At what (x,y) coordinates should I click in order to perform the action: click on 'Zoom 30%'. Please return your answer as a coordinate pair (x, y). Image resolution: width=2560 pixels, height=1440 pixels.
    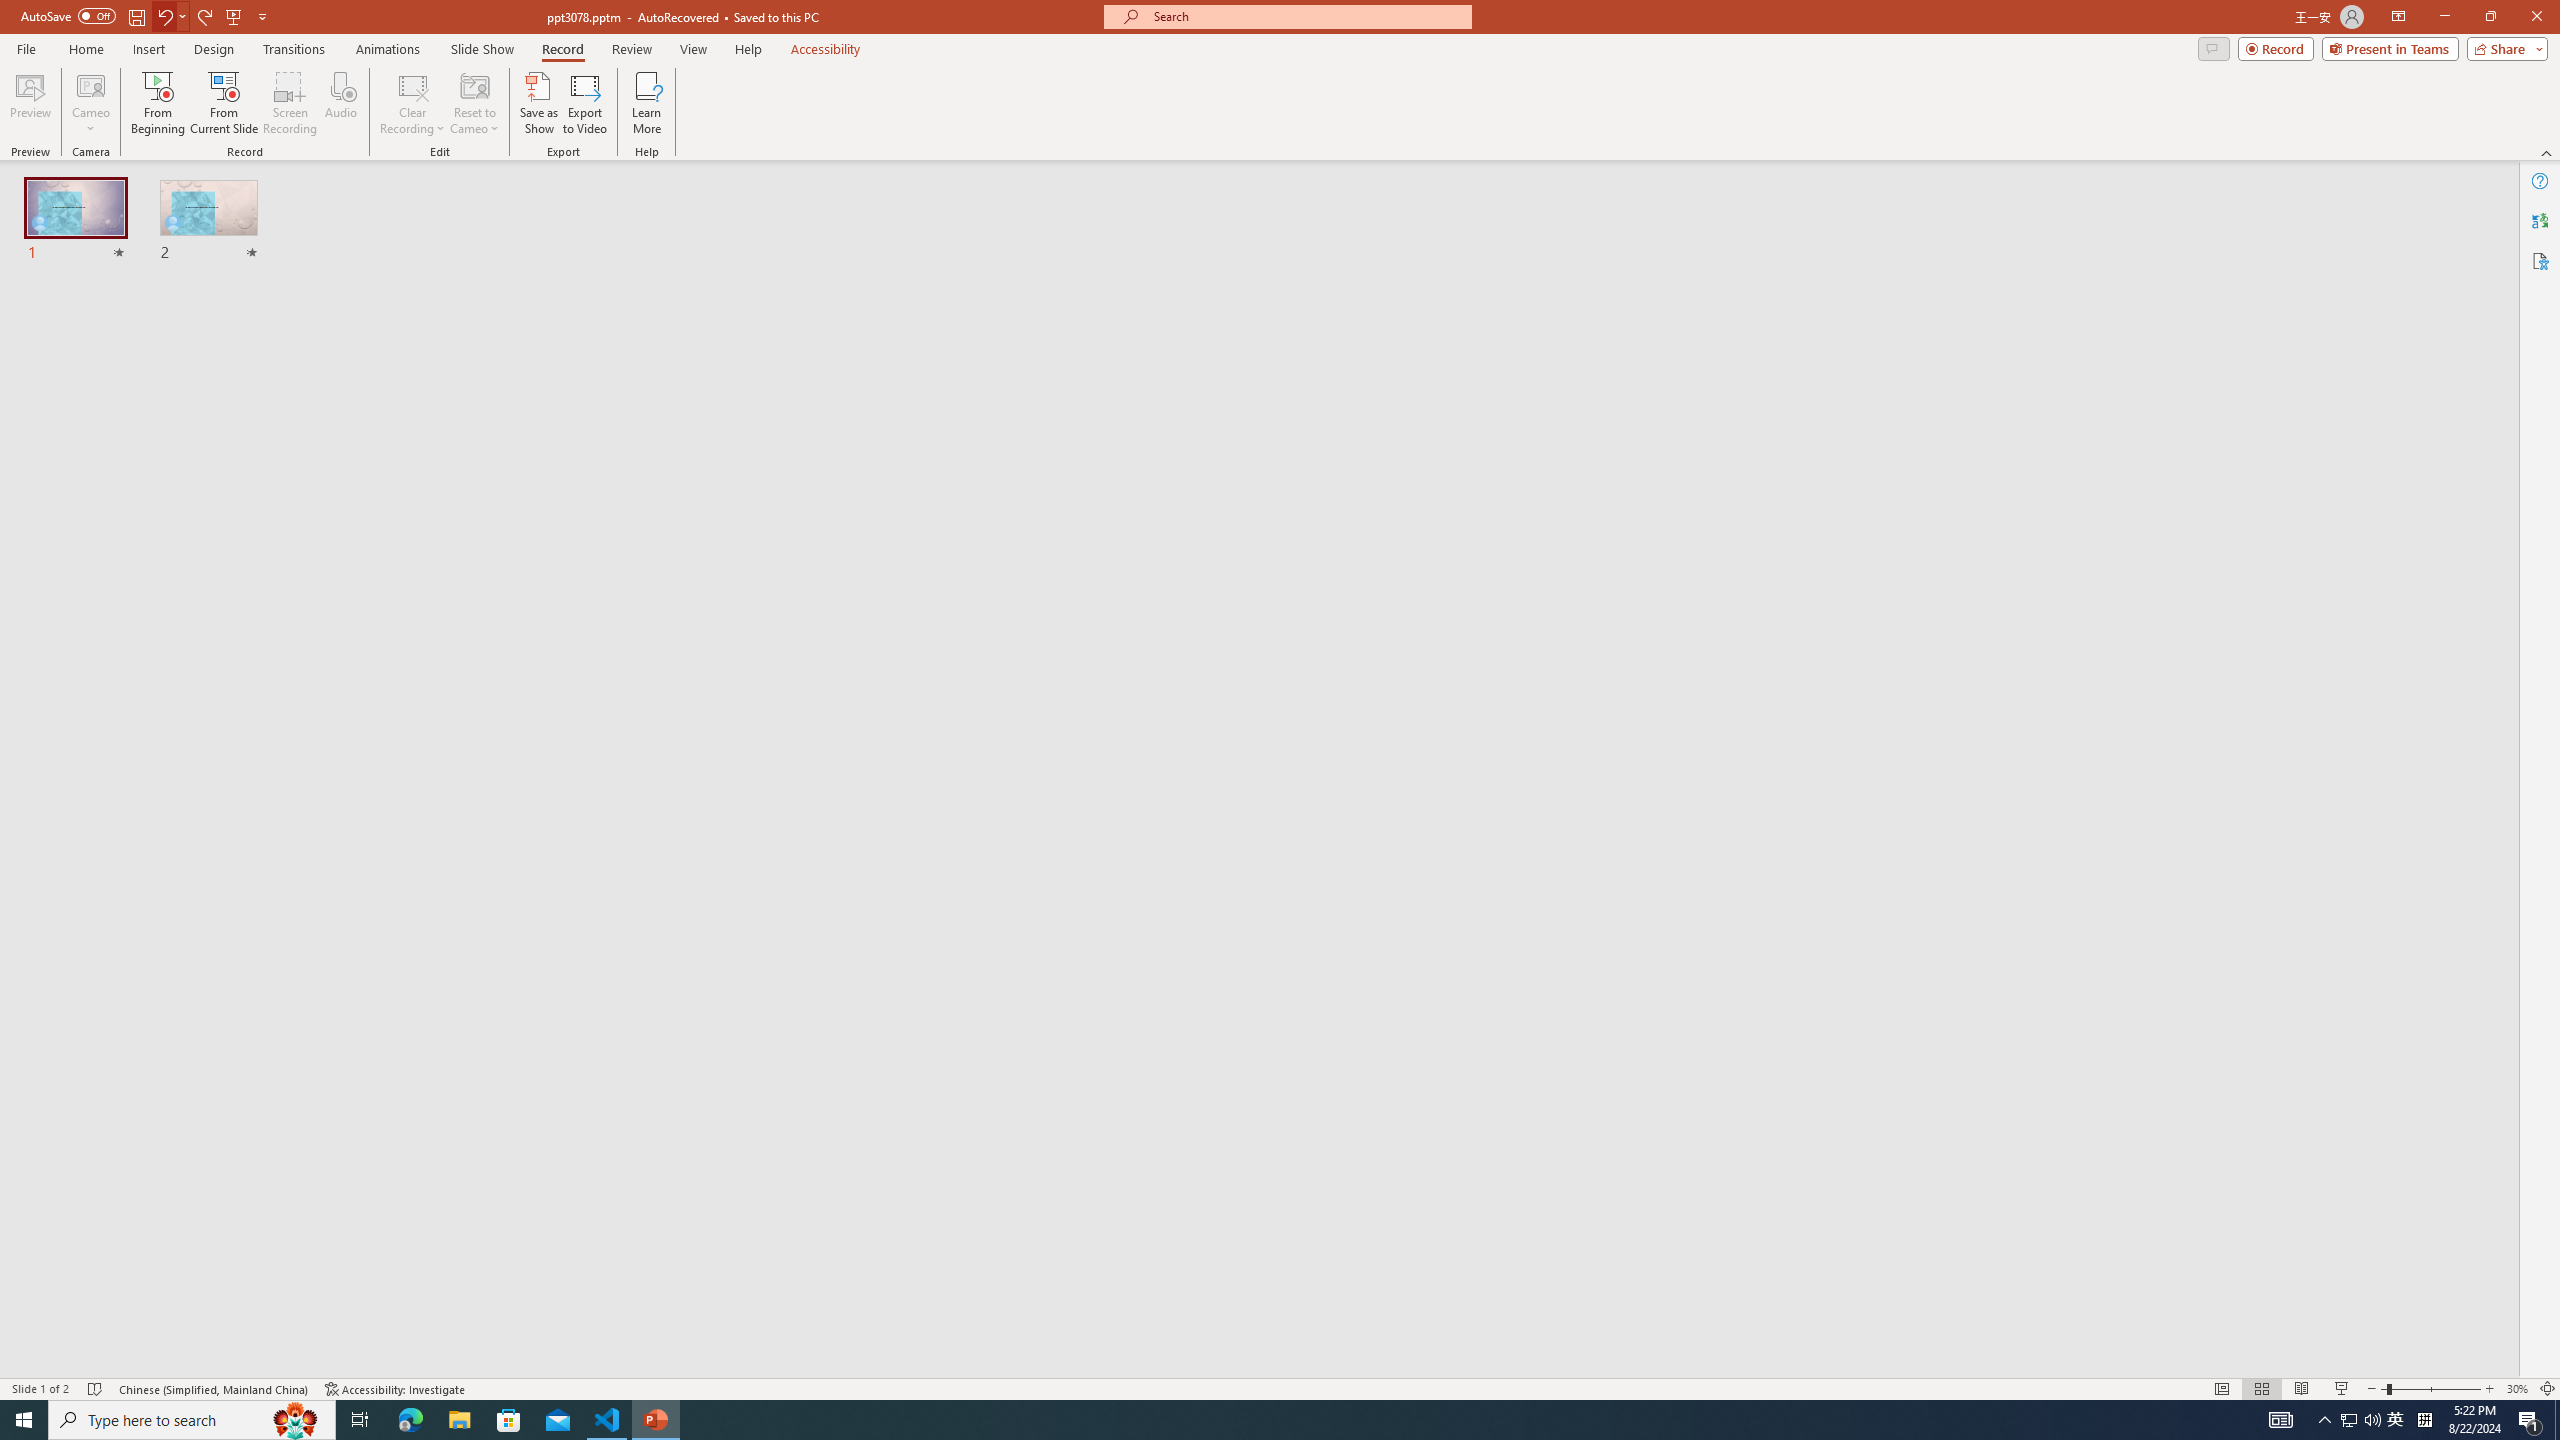
    Looking at the image, I should click on (2516, 1389).